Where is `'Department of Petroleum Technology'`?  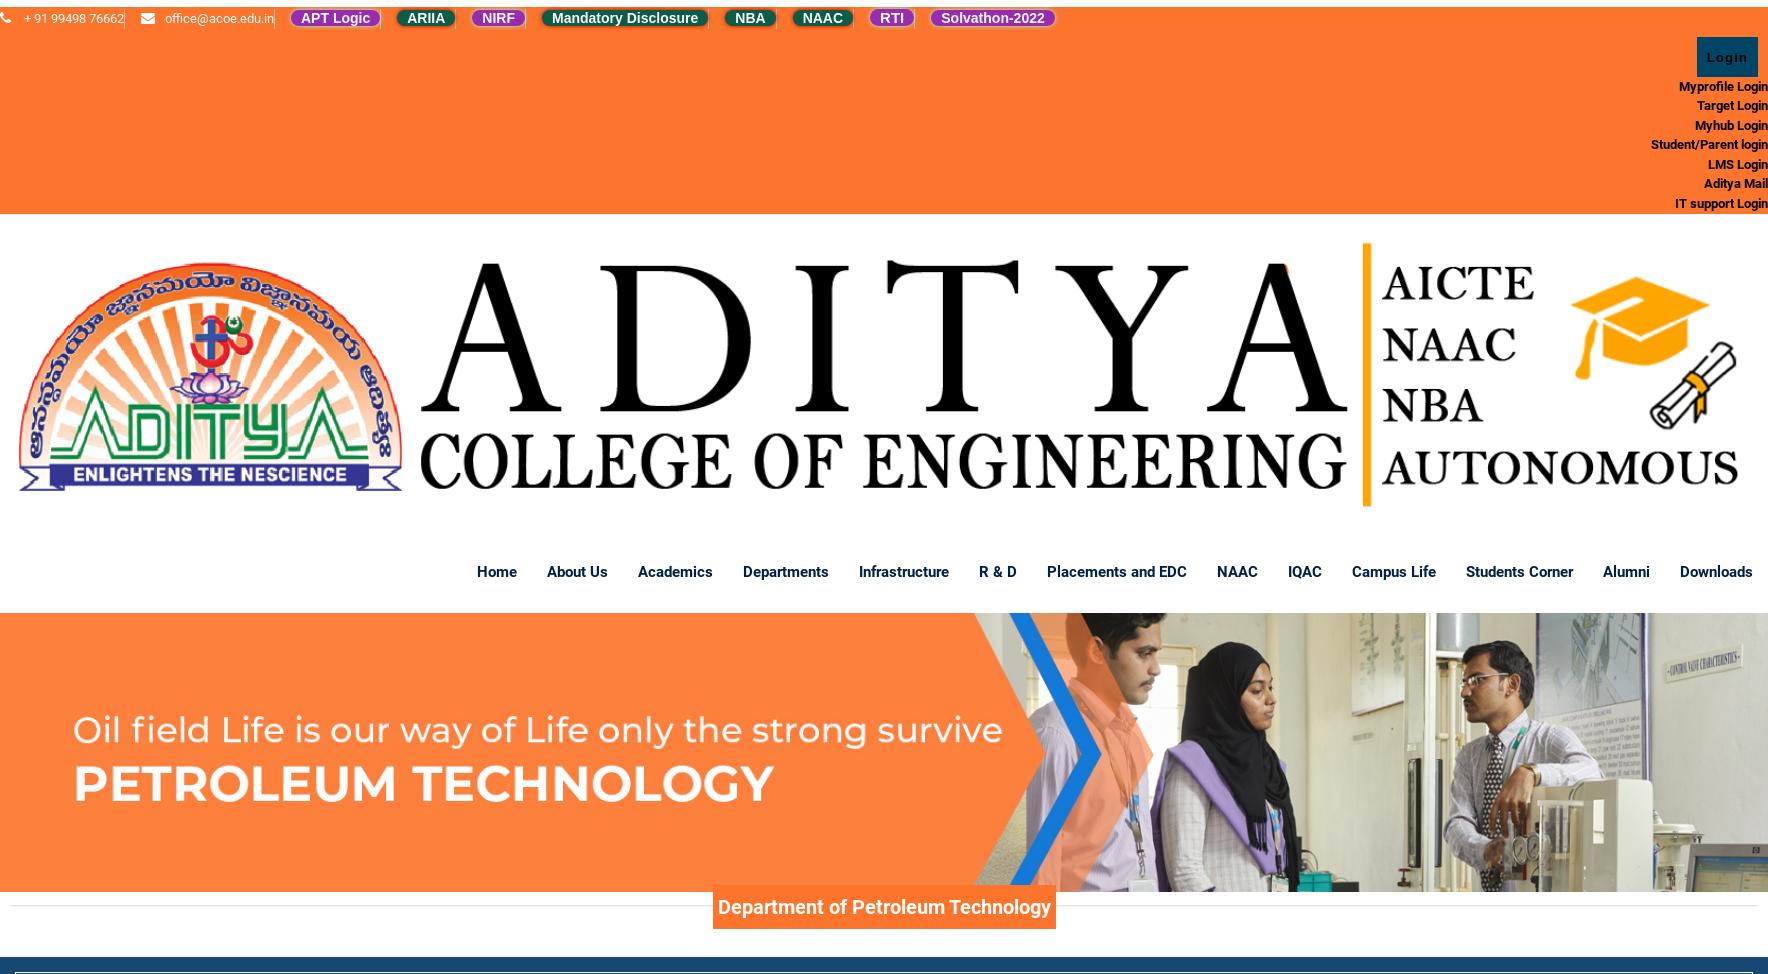
'Department of Petroleum Technology' is located at coordinates (883, 905).